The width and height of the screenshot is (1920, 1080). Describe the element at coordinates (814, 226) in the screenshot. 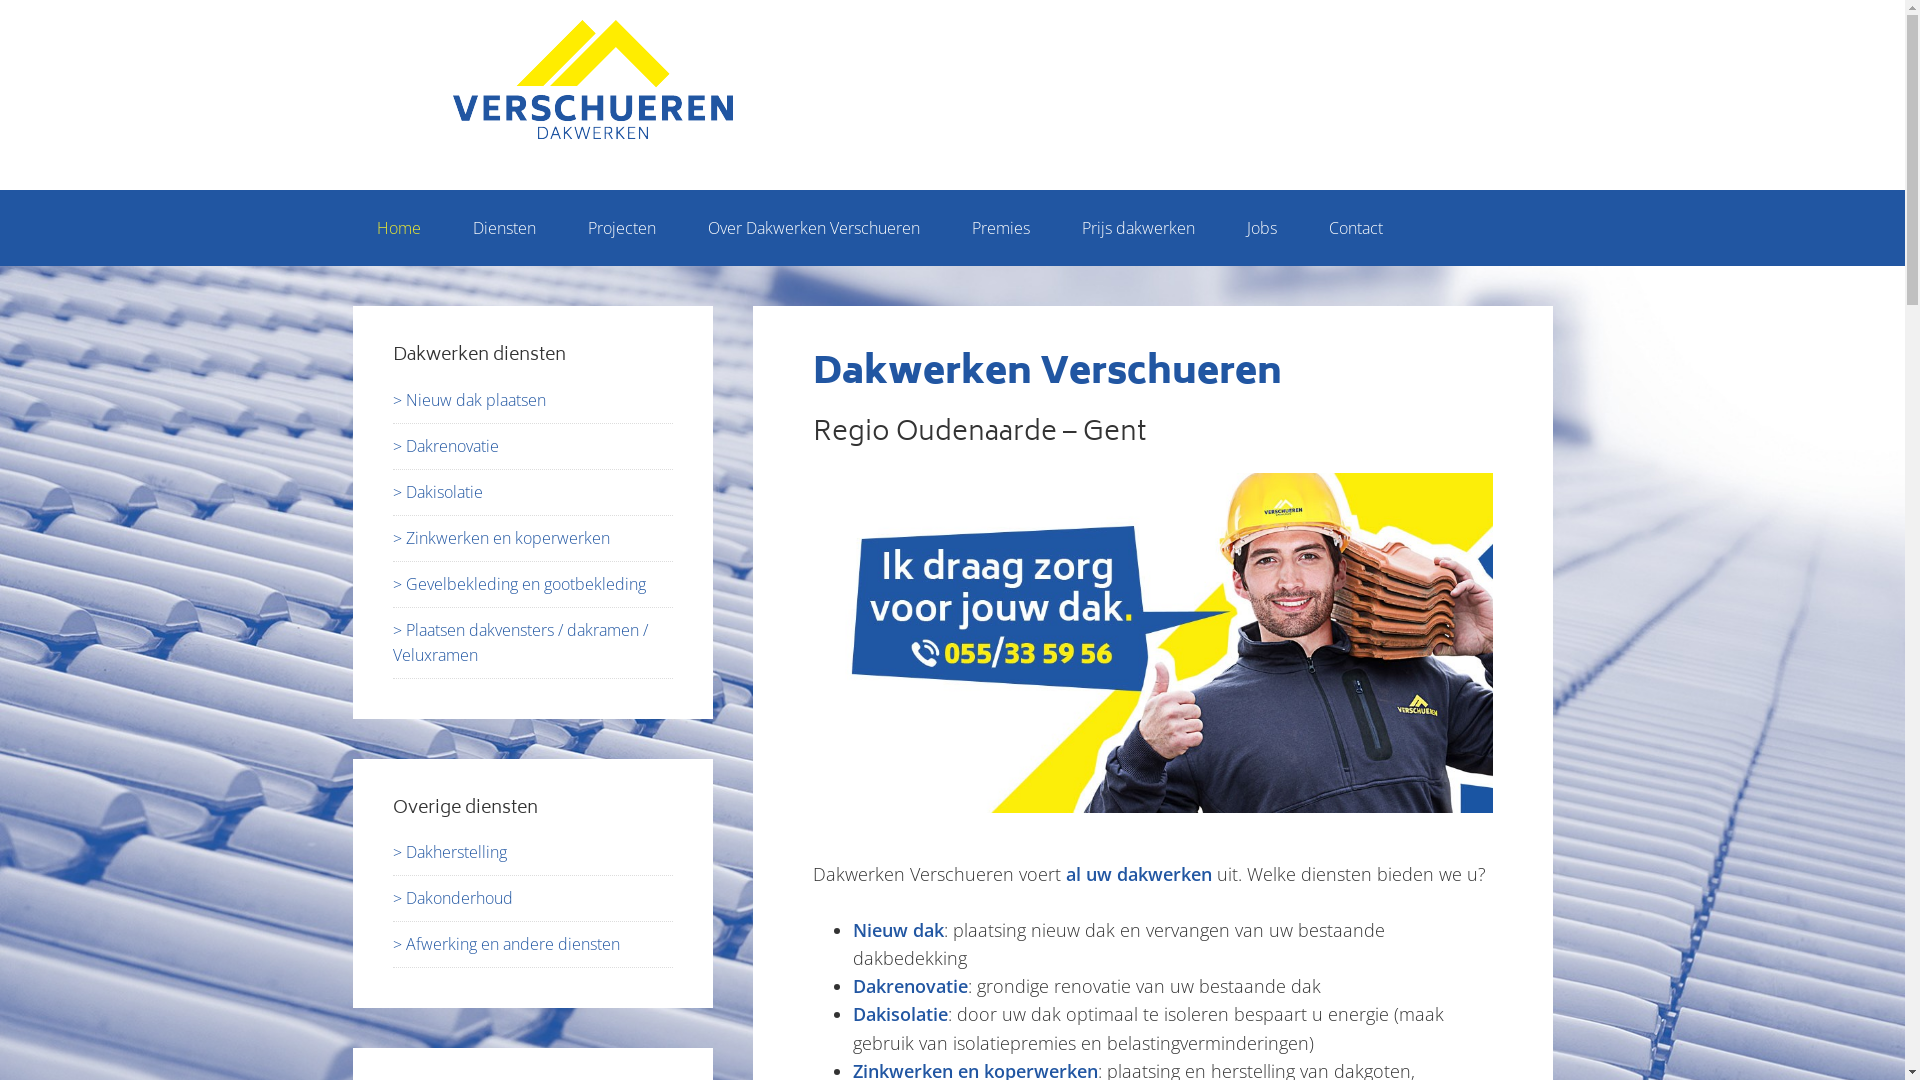

I see `'Over Dakwerken Verschueren'` at that location.